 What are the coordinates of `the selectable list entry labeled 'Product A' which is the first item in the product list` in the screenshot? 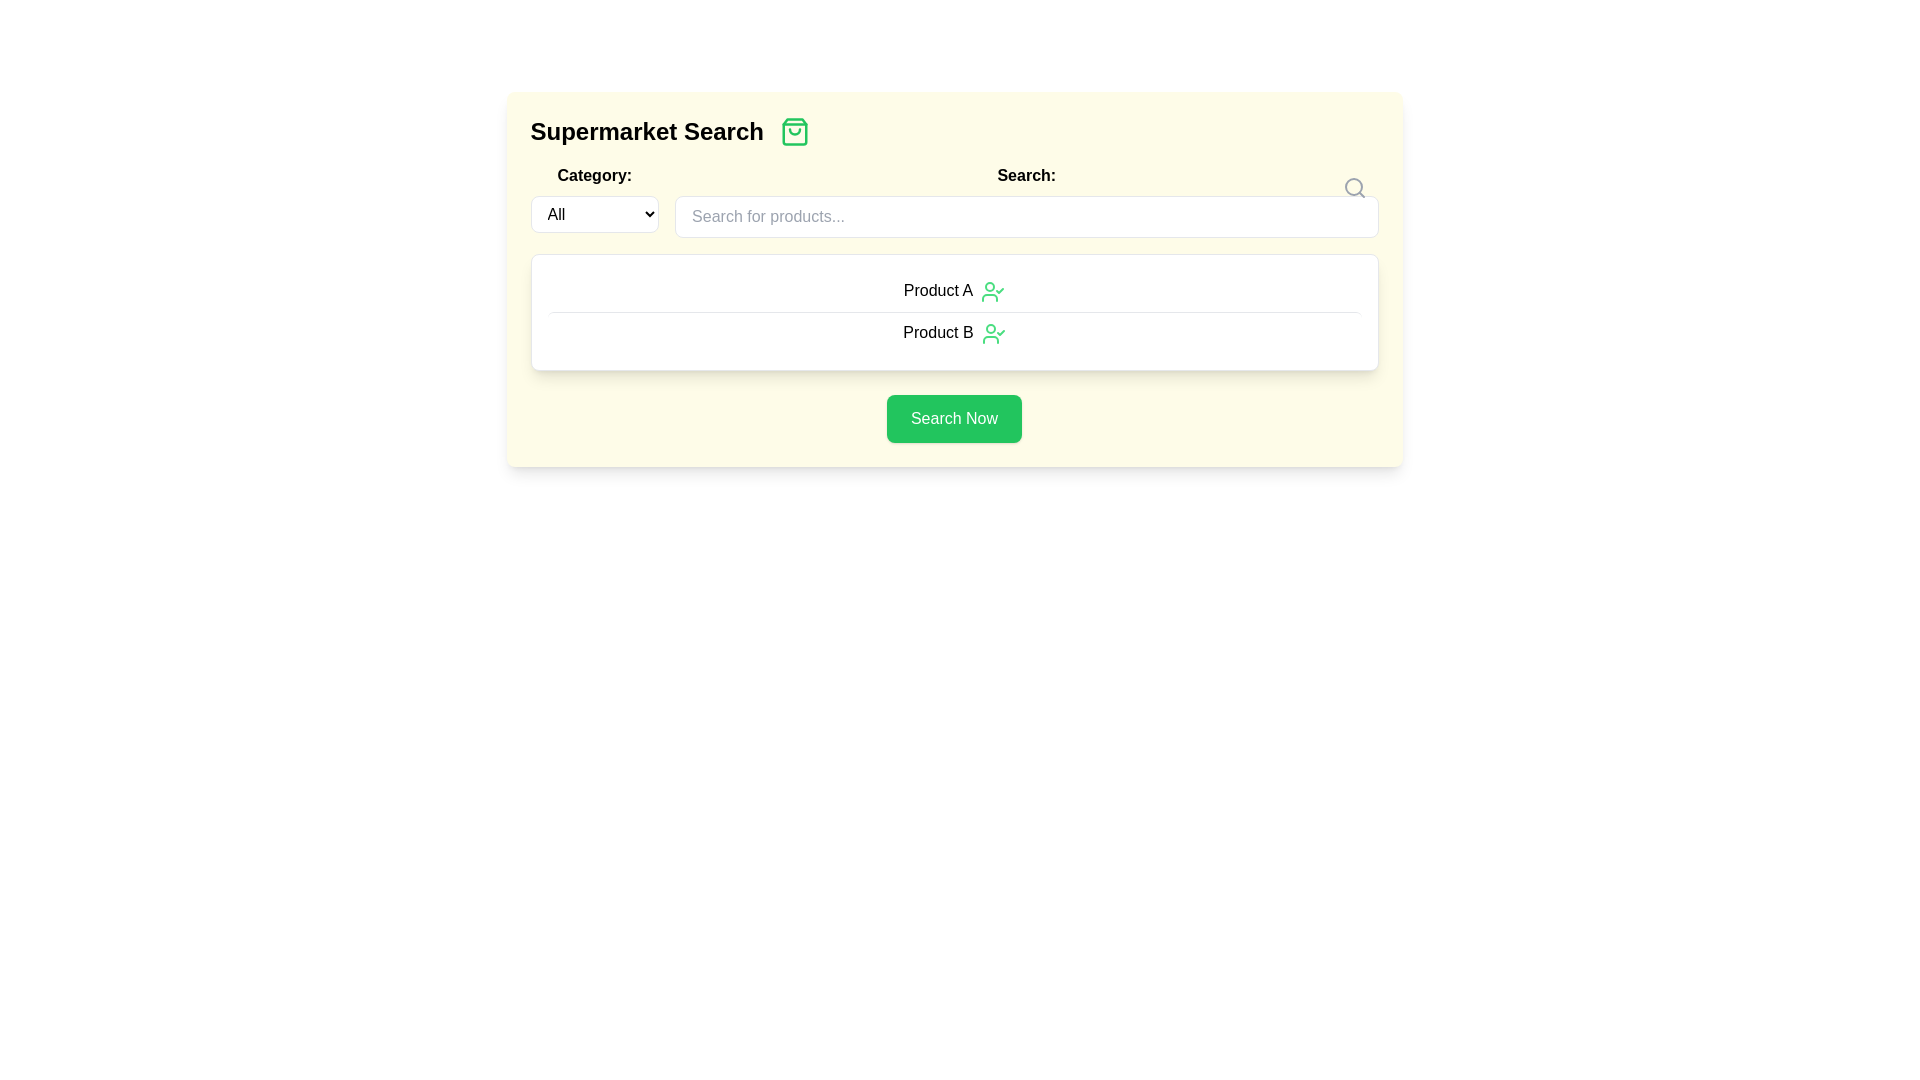 It's located at (953, 291).